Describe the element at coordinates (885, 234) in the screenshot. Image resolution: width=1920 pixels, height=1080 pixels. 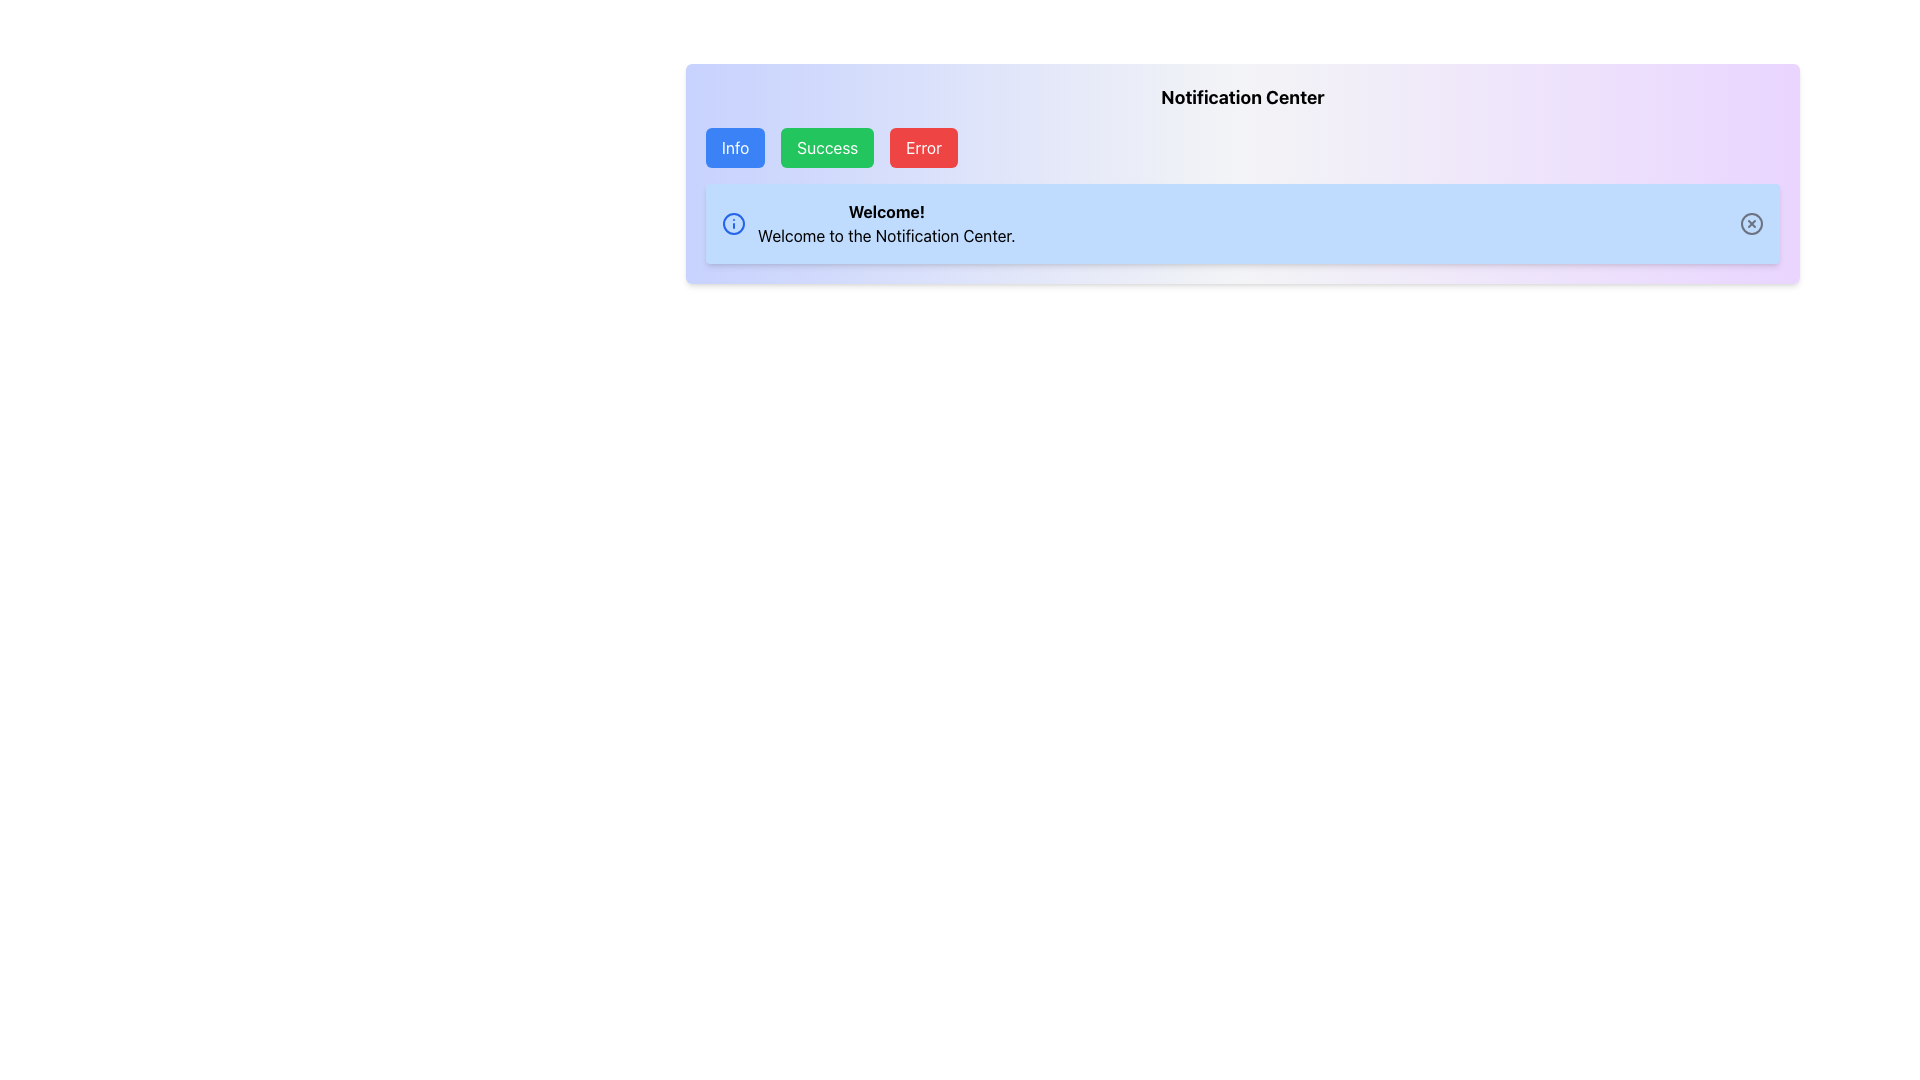
I see `the text label that contains 'Welcome to the Notification Center.' positioned below the 'Welcome!' text in the blue notification card` at that location.